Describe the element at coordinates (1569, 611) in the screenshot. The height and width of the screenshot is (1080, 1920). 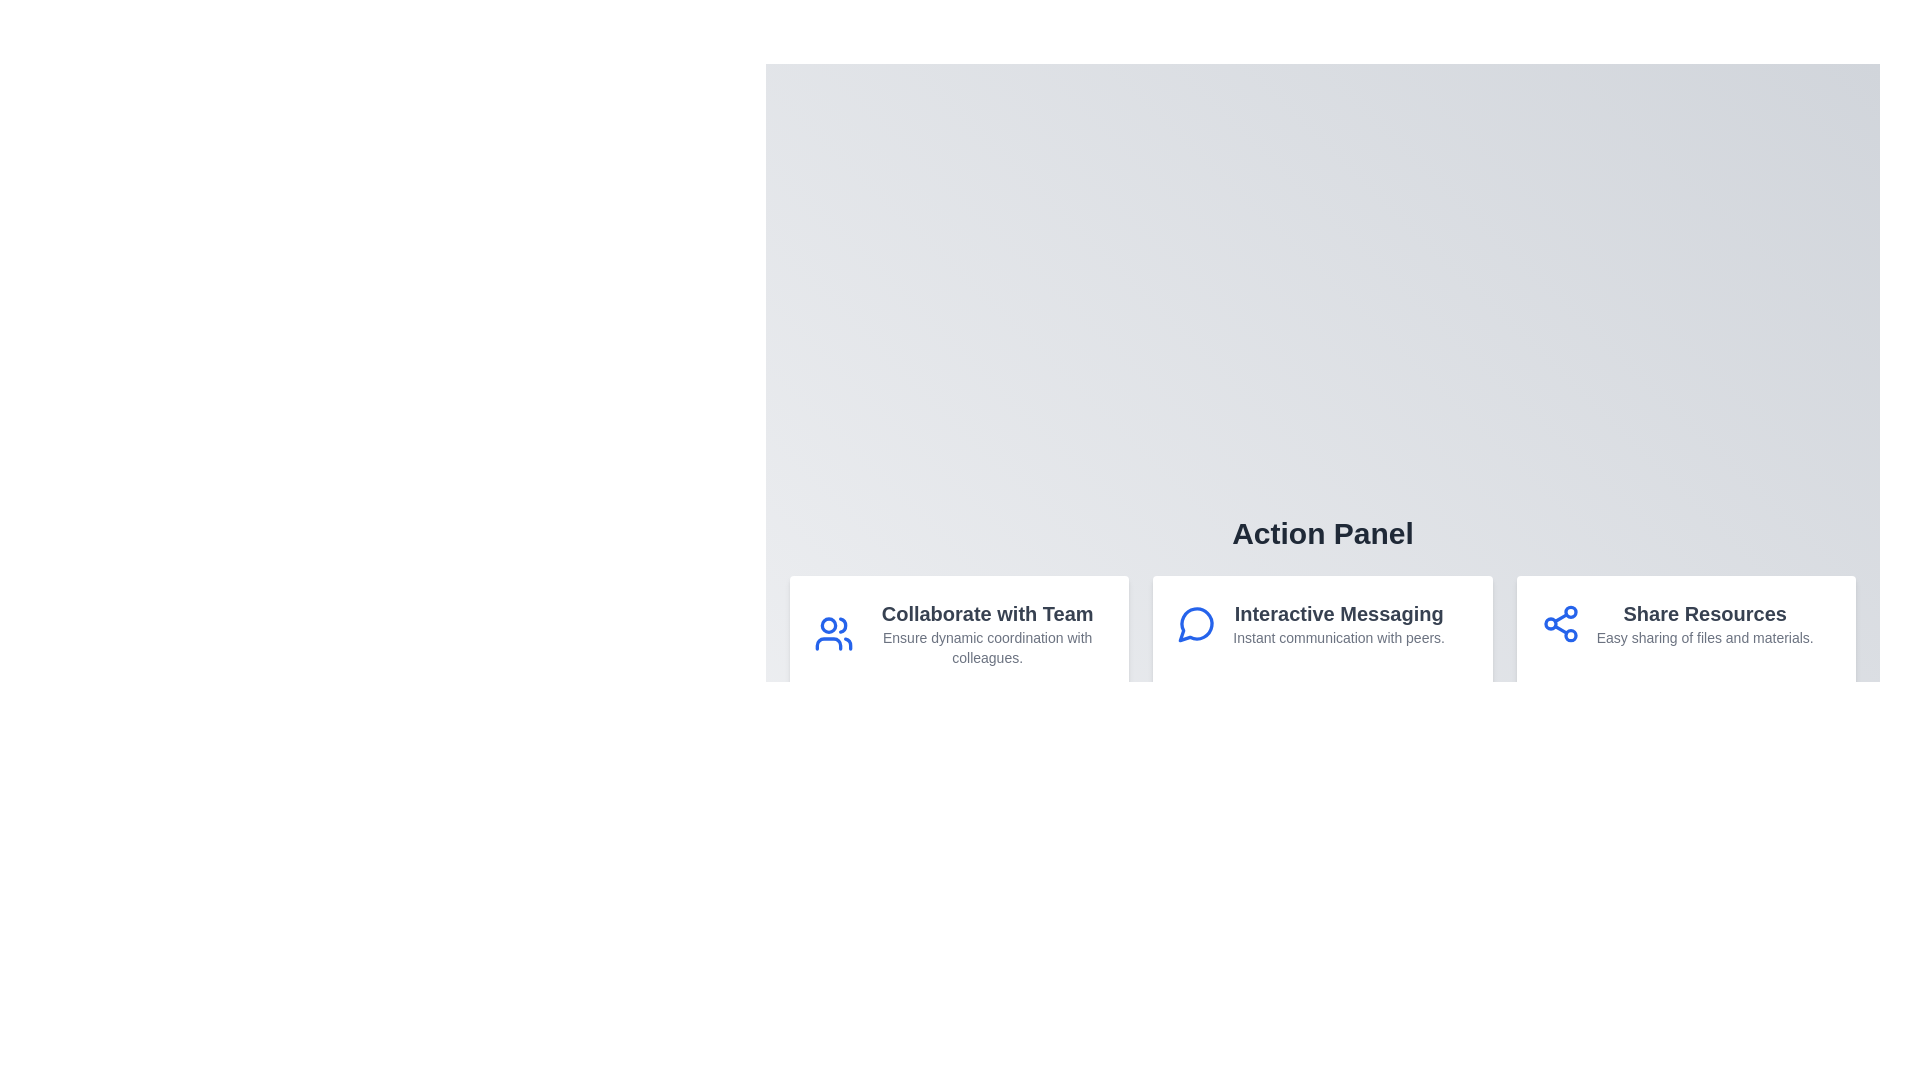
I see `the topmost circular node within the share icon located under the 'Share Resources' section of the Action Panel` at that location.